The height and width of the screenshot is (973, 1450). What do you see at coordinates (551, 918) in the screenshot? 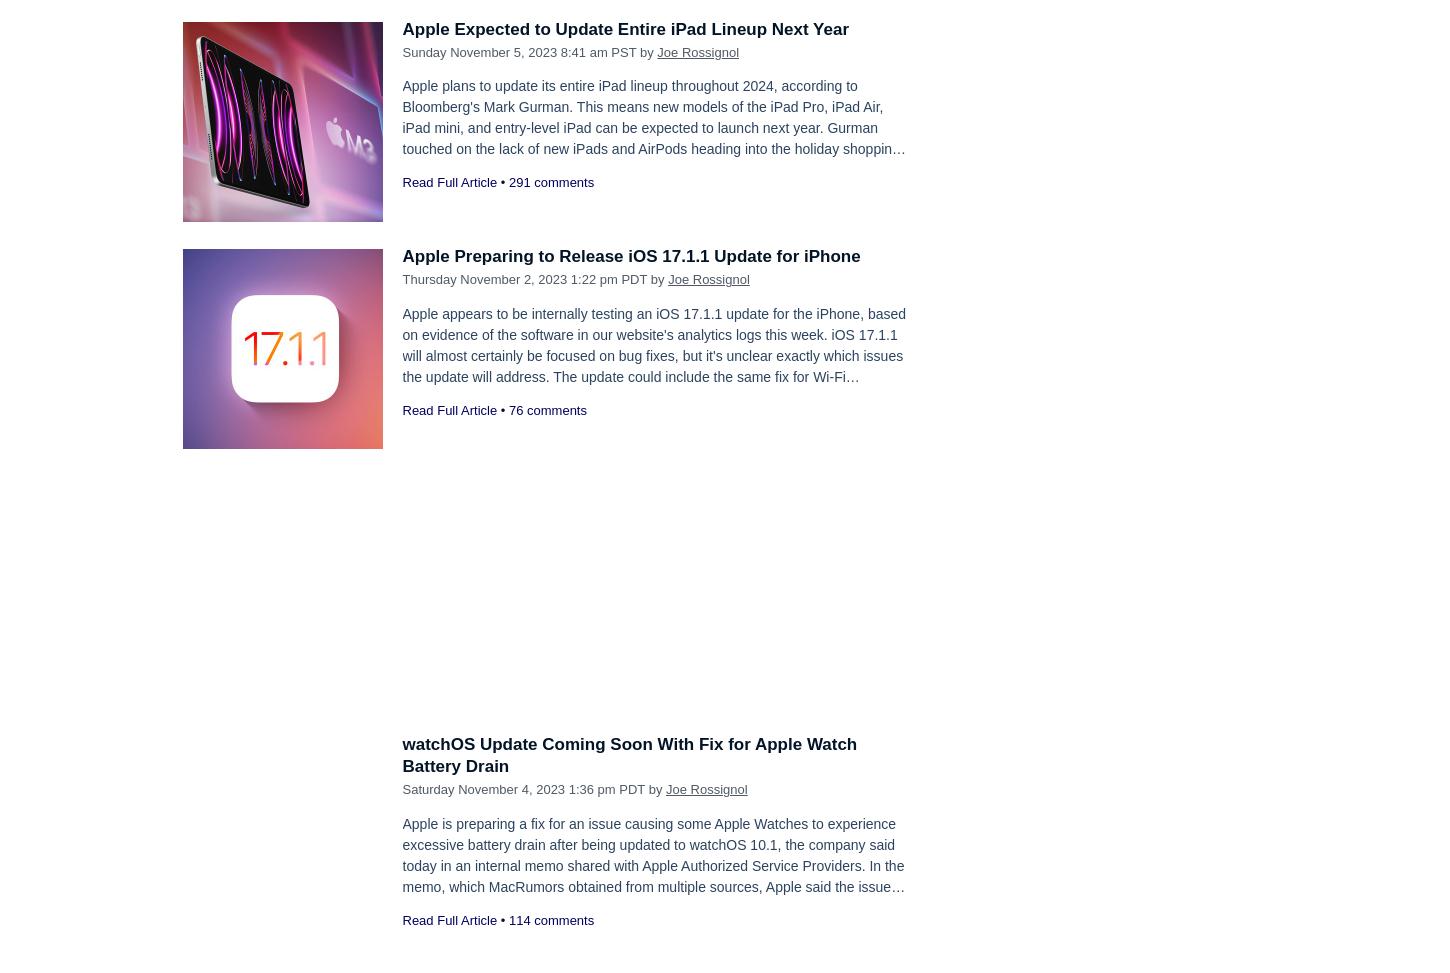
I see `'114 comments'` at bounding box center [551, 918].